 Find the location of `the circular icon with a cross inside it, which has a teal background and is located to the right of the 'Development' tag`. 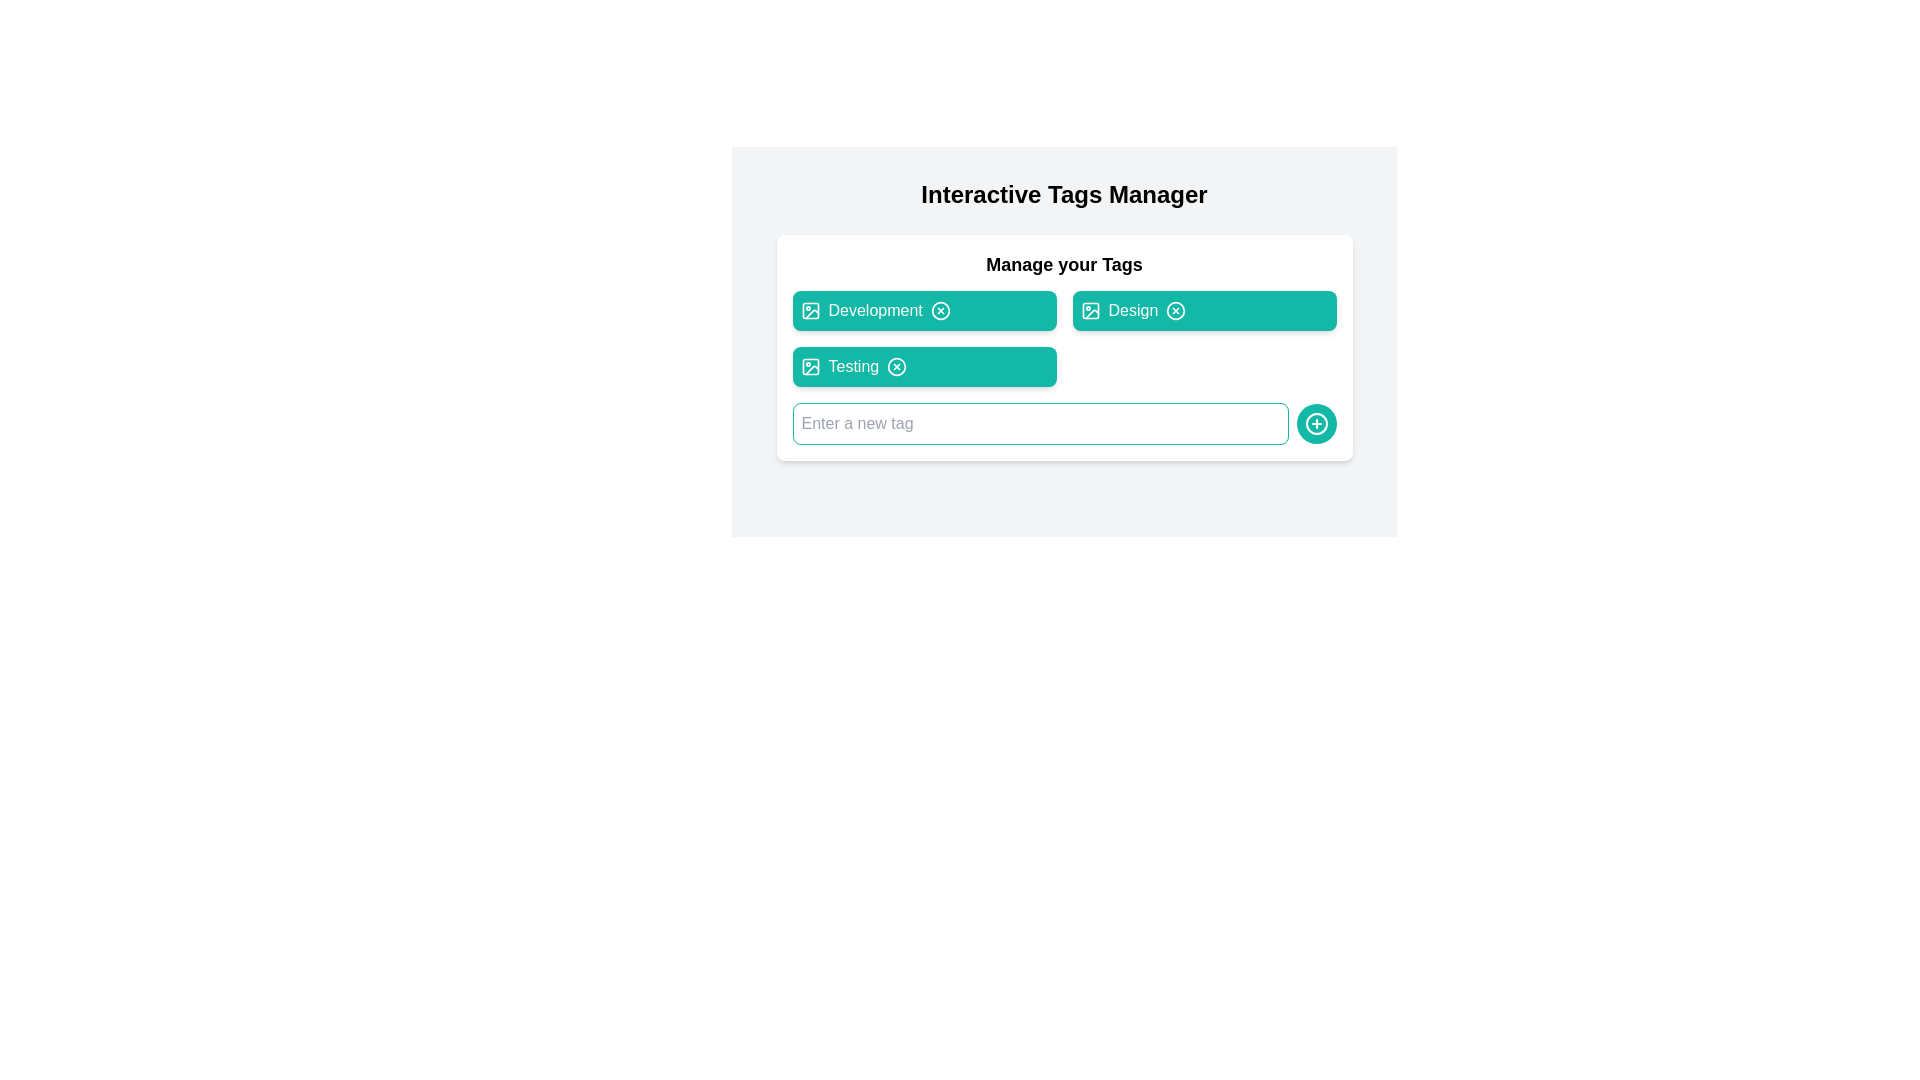

the circular icon with a cross inside it, which has a teal background and is located to the right of the 'Development' tag is located at coordinates (939, 311).